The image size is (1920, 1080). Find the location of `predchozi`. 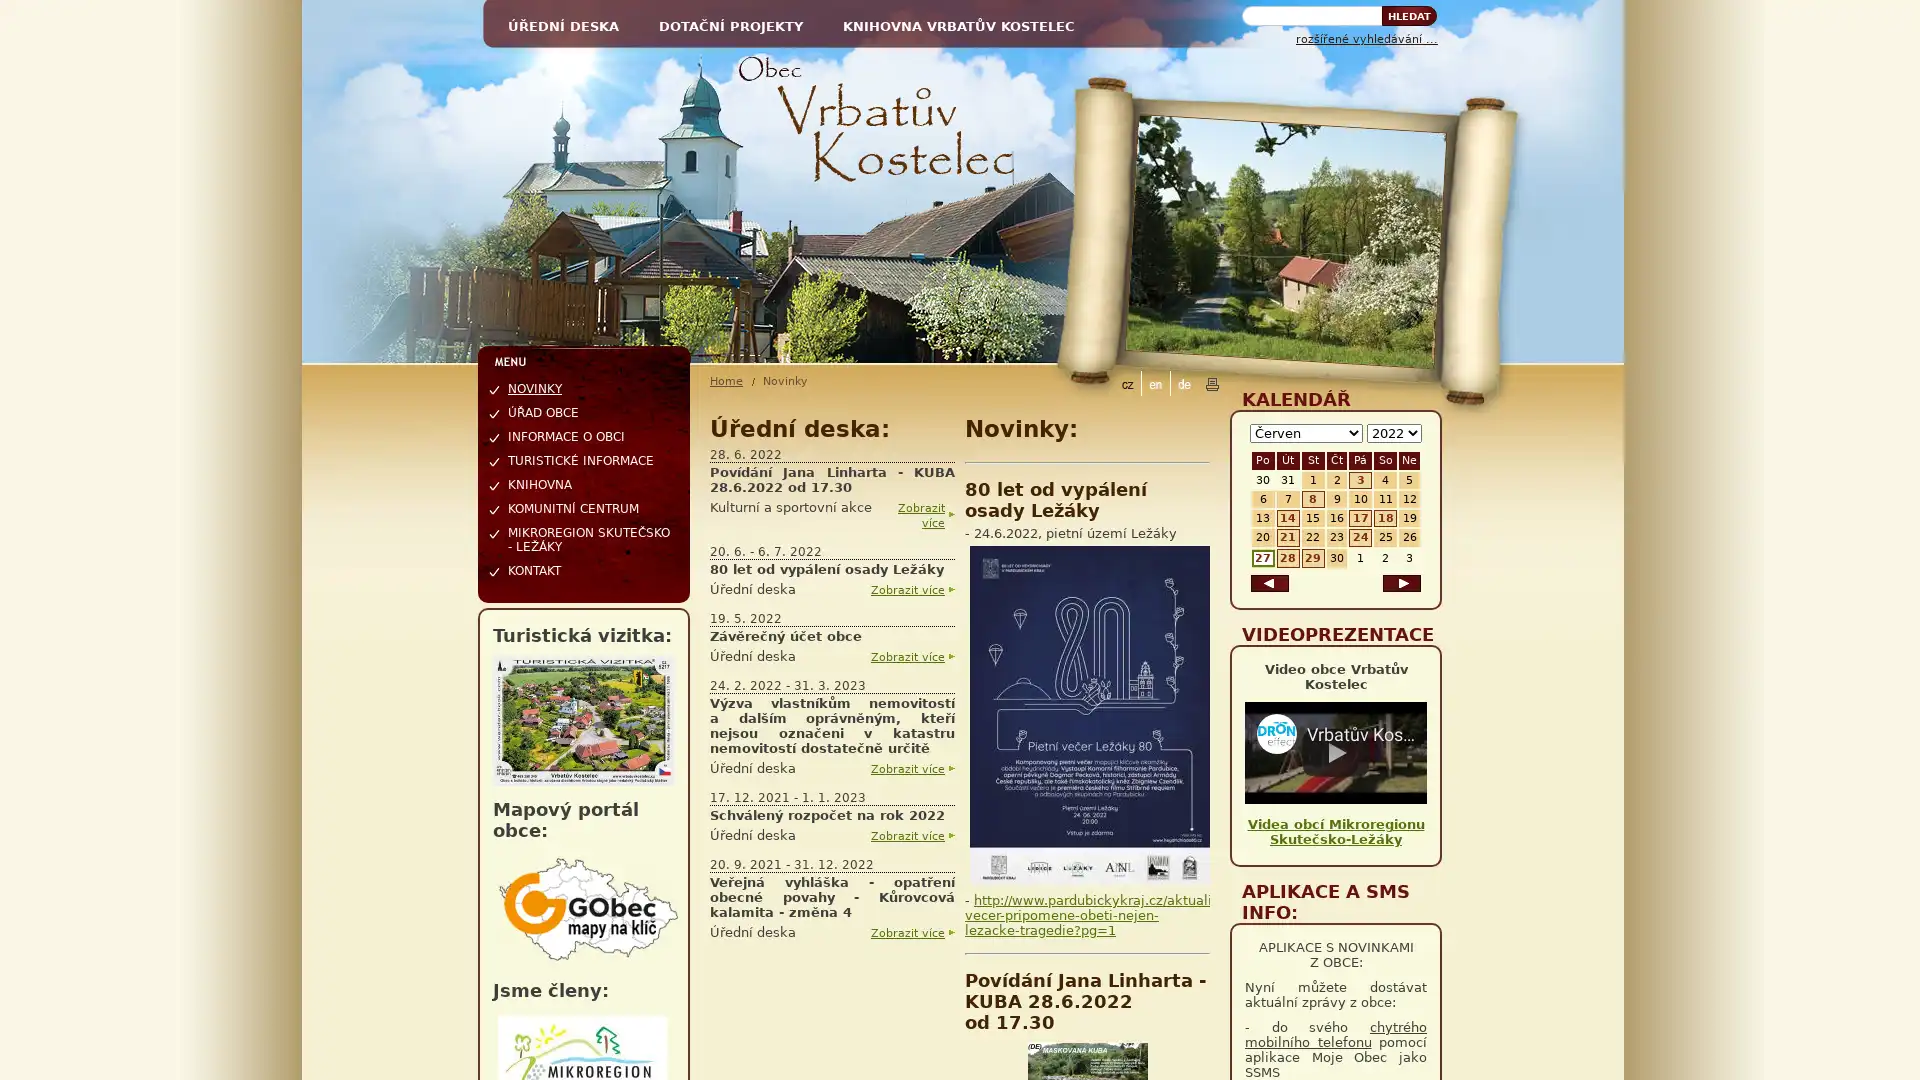

predchozi is located at coordinates (1269, 582).